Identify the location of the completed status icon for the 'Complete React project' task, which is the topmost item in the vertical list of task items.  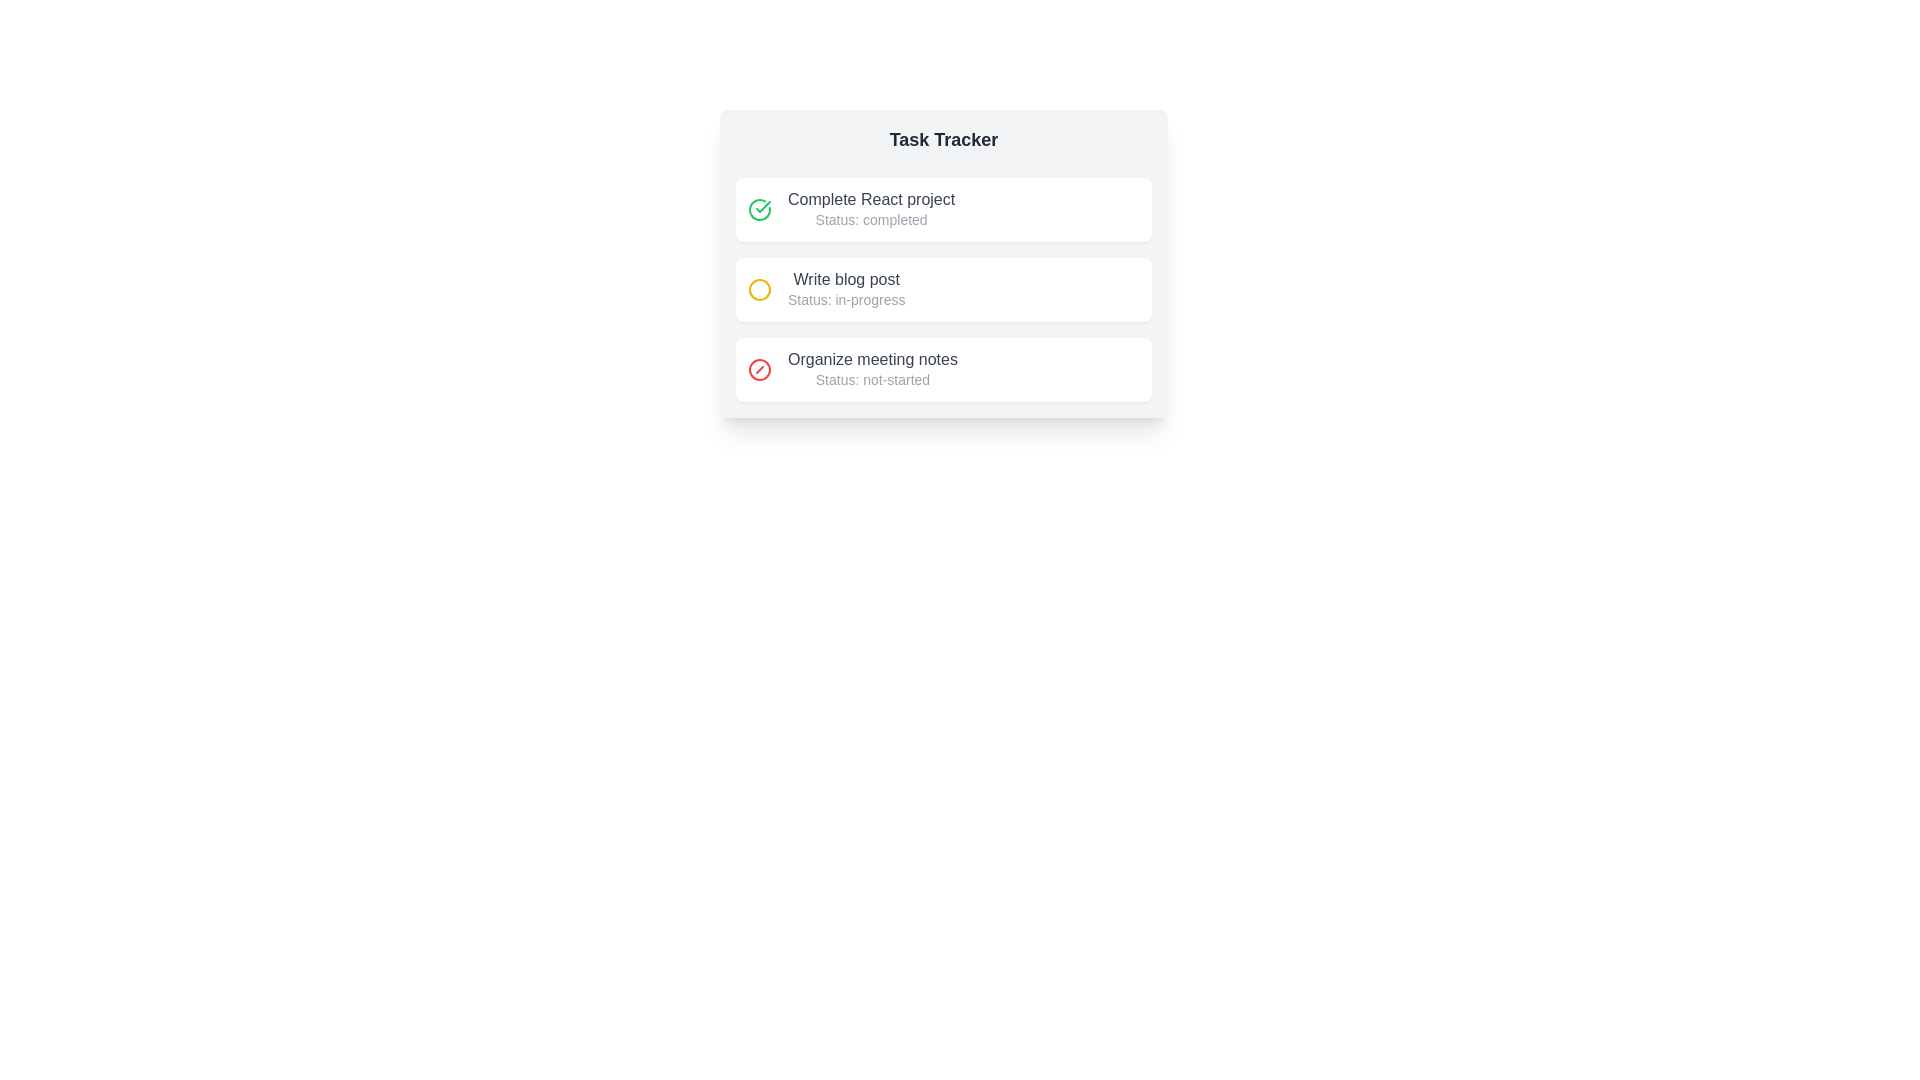
(758, 209).